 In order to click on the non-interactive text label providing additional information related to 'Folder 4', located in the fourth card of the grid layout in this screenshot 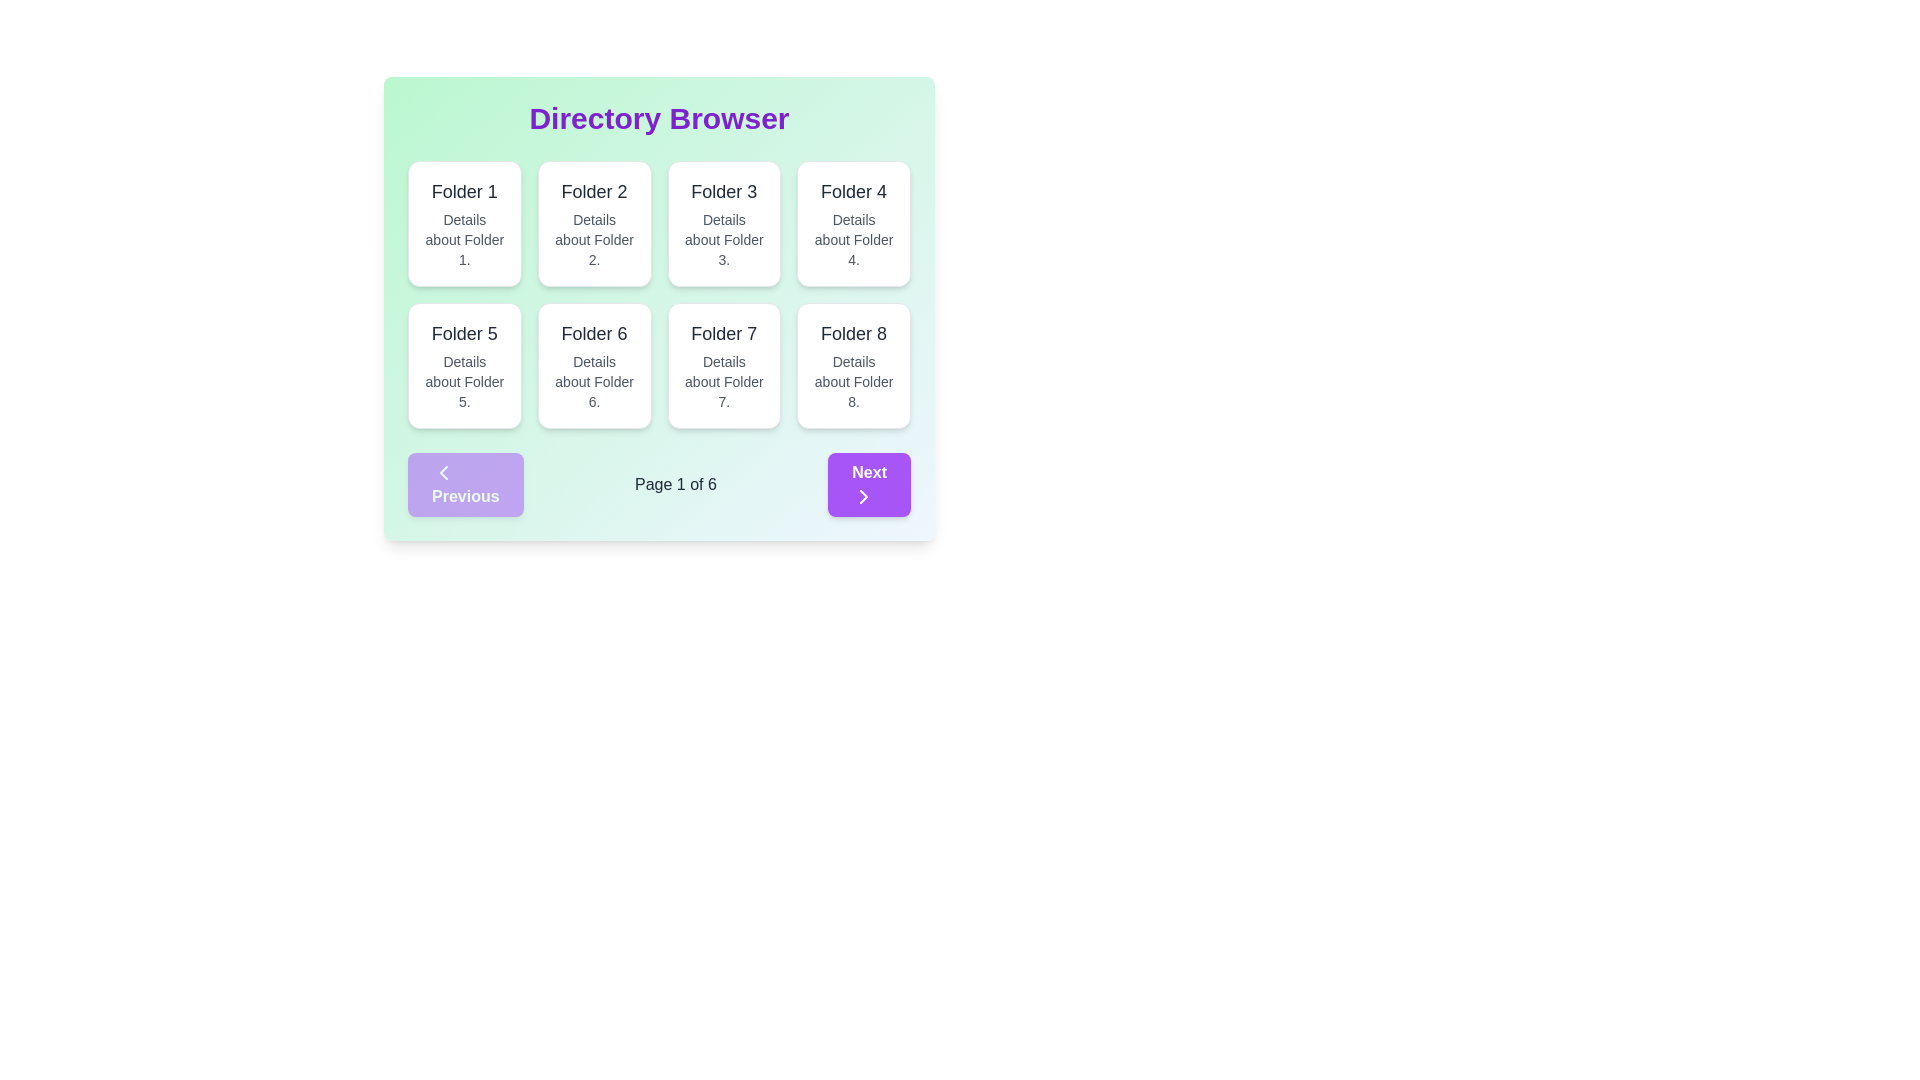, I will do `click(854, 238)`.